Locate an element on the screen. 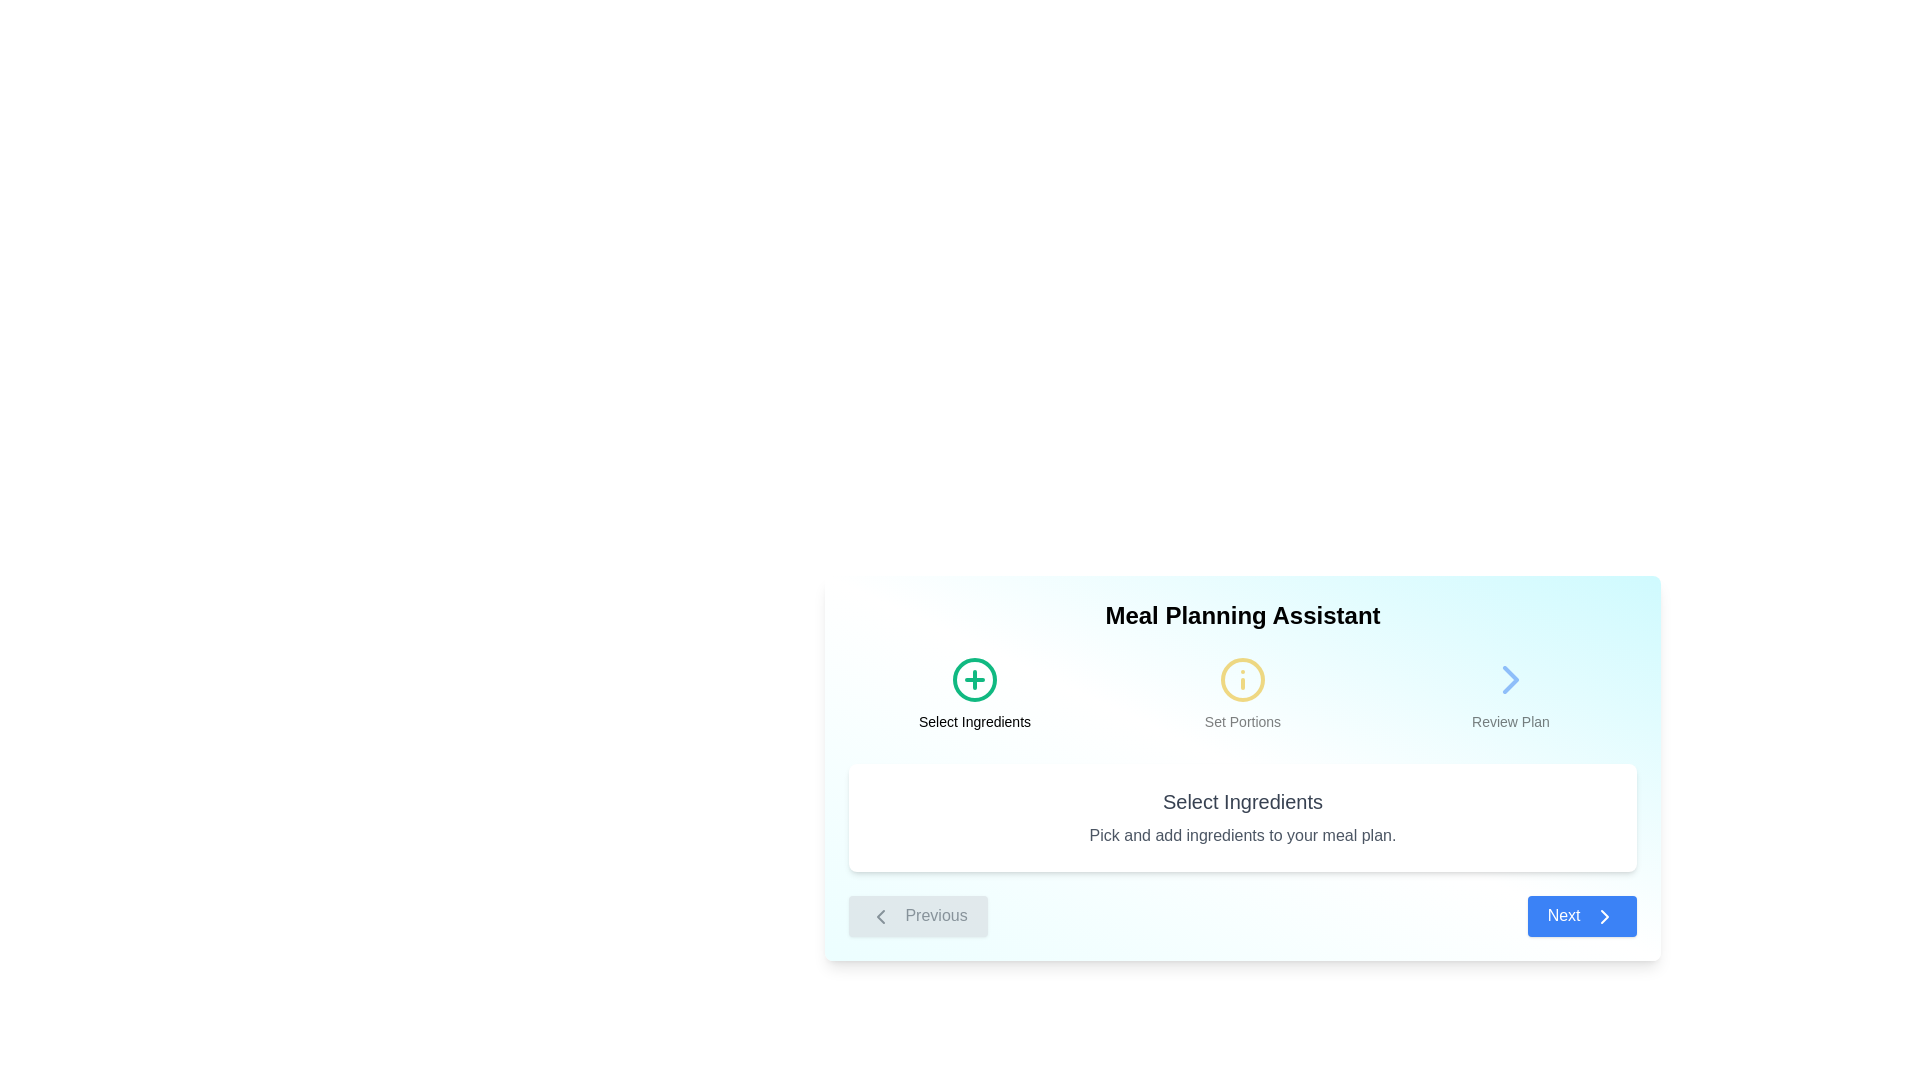  the explanatory text element located below the 'Select Ingredients' title in the white, rounded rectangle at the center-bottom of the interface is located at coordinates (1242, 836).